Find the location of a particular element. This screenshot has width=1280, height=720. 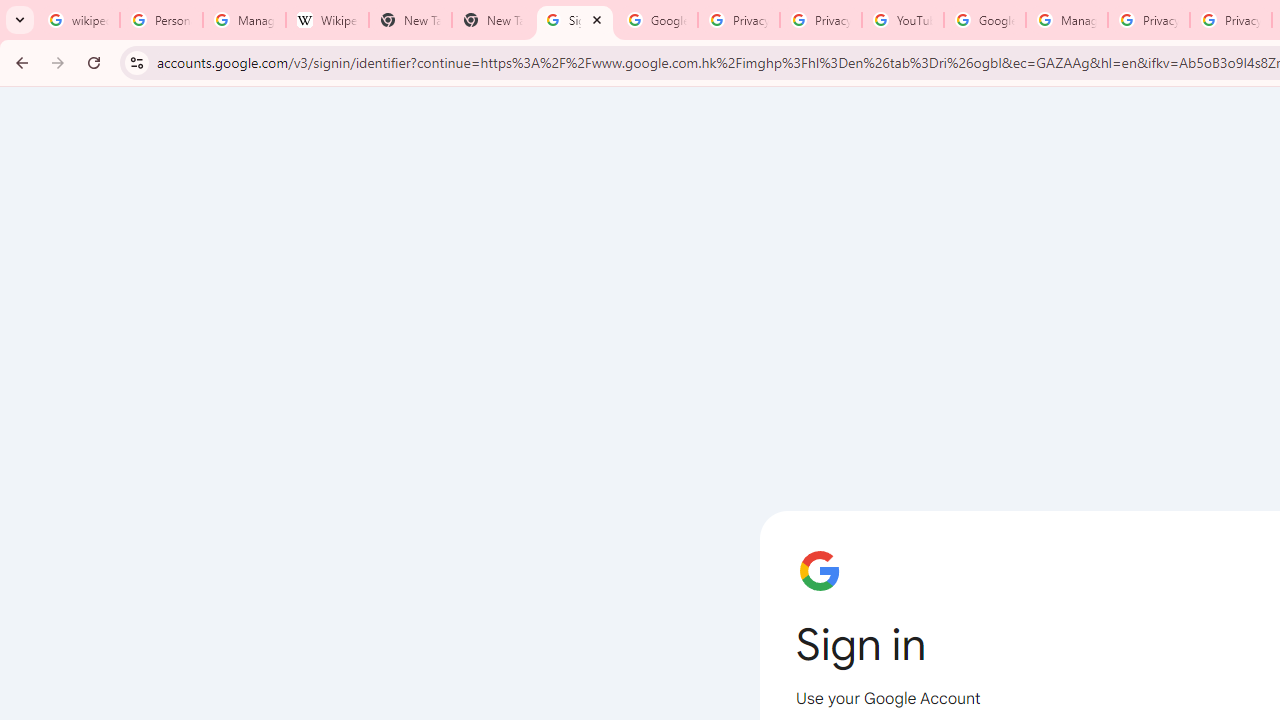

'Wikipedia:Edit requests - Wikipedia' is located at coordinates (327, 20).